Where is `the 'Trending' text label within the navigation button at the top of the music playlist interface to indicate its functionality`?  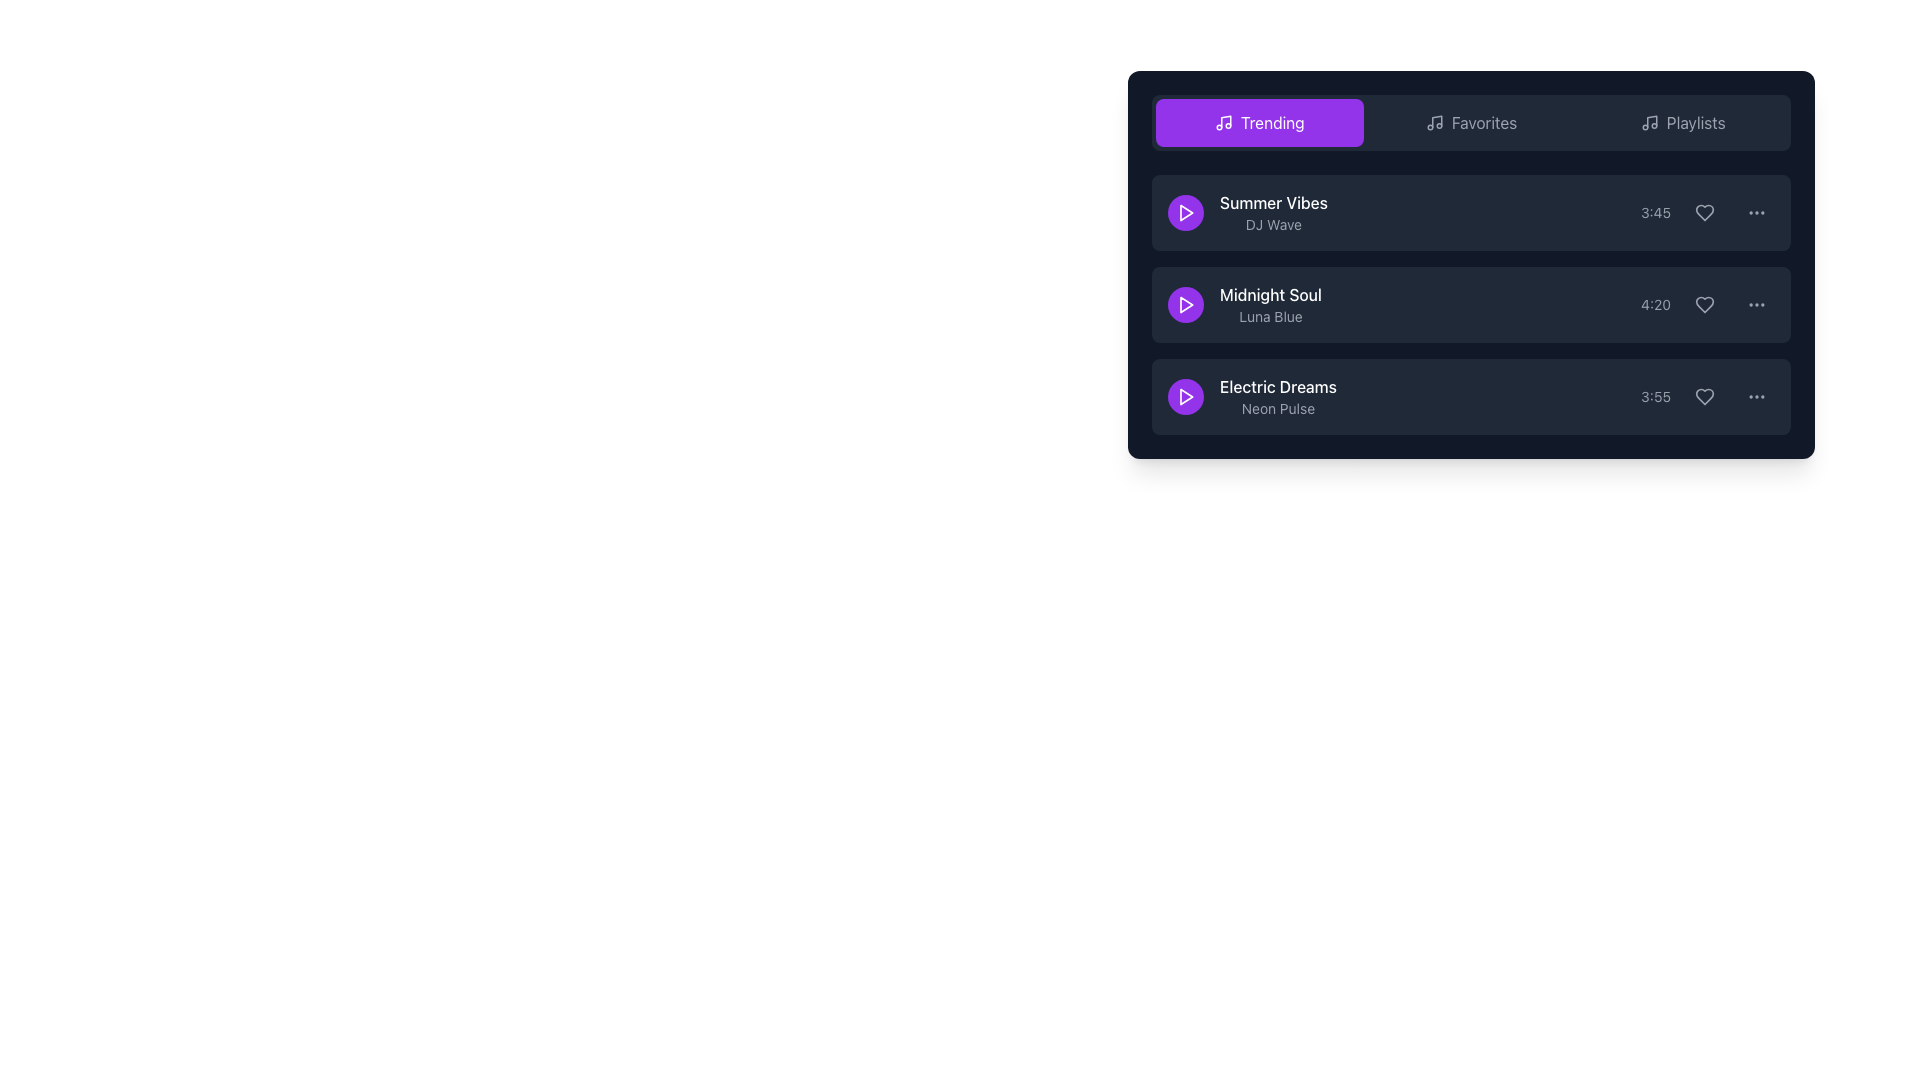 the 'Trending' text label within the navigation button at the top of the music playlist interface to indicate its functionality is located at coordinates (1271, 123).